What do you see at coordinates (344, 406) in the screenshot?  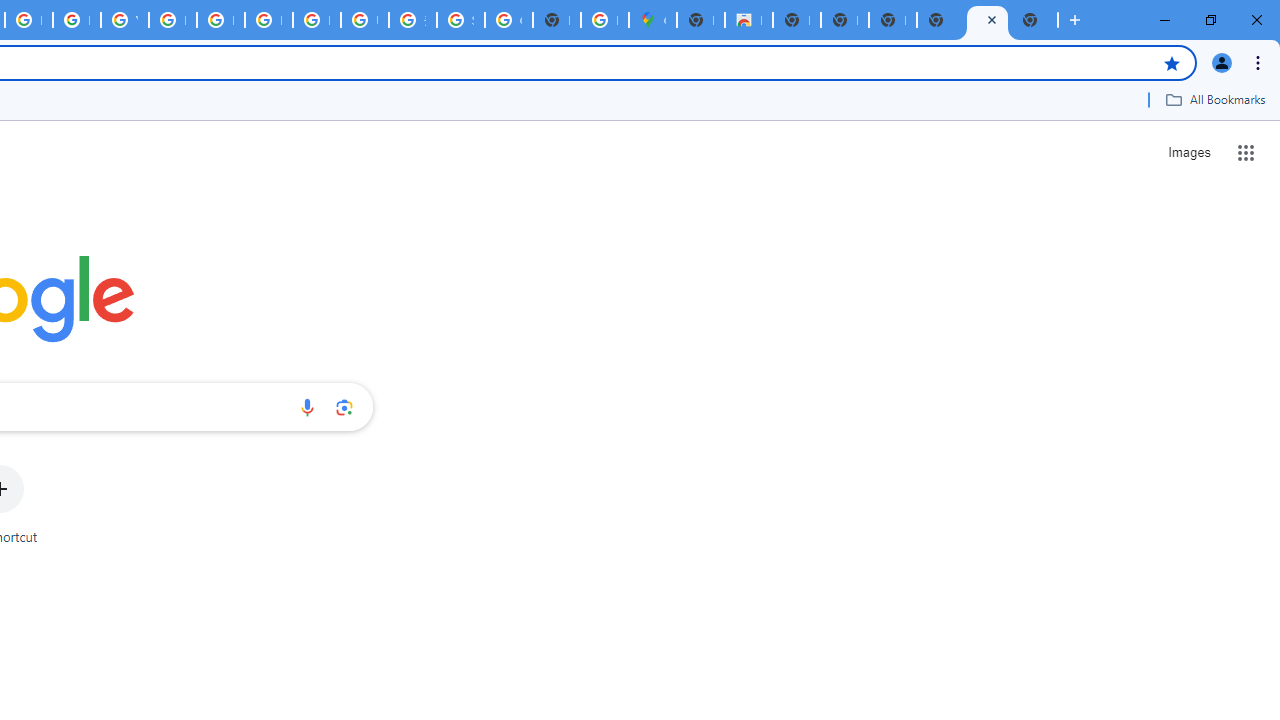 I see `'Search by image'` at bounding box center [344, 406].